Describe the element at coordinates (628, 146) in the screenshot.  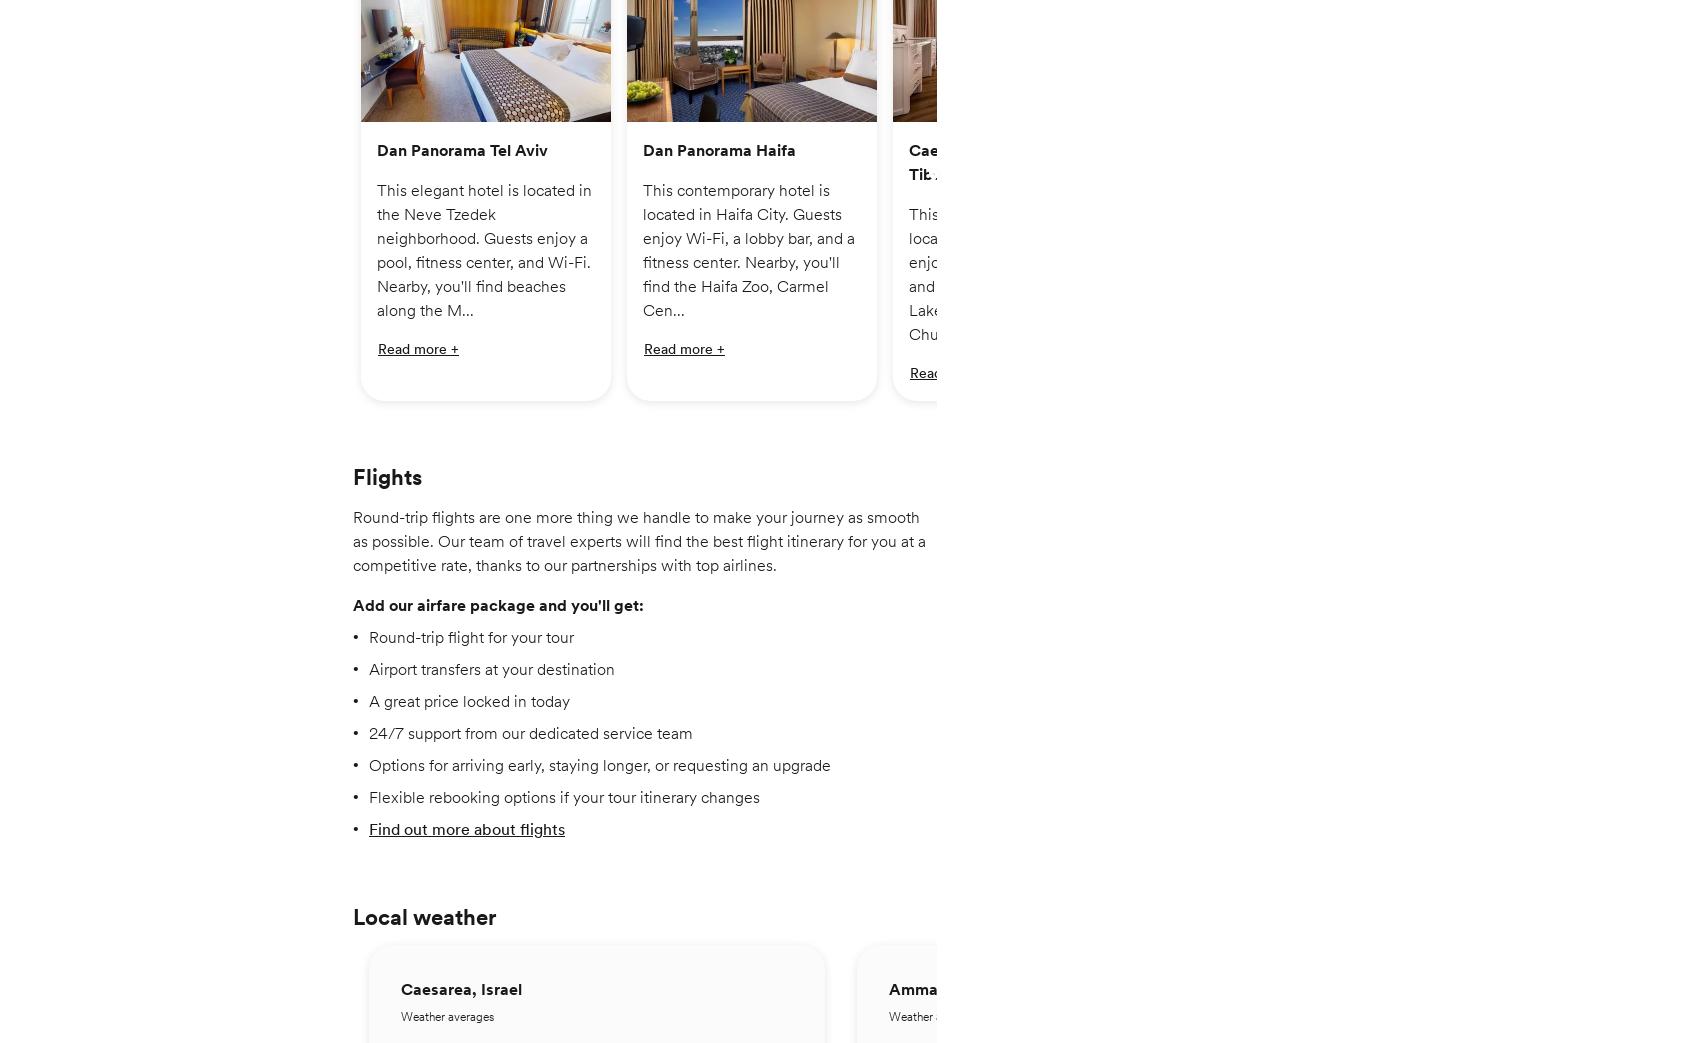
I see `'From $185 per person'` at that location.